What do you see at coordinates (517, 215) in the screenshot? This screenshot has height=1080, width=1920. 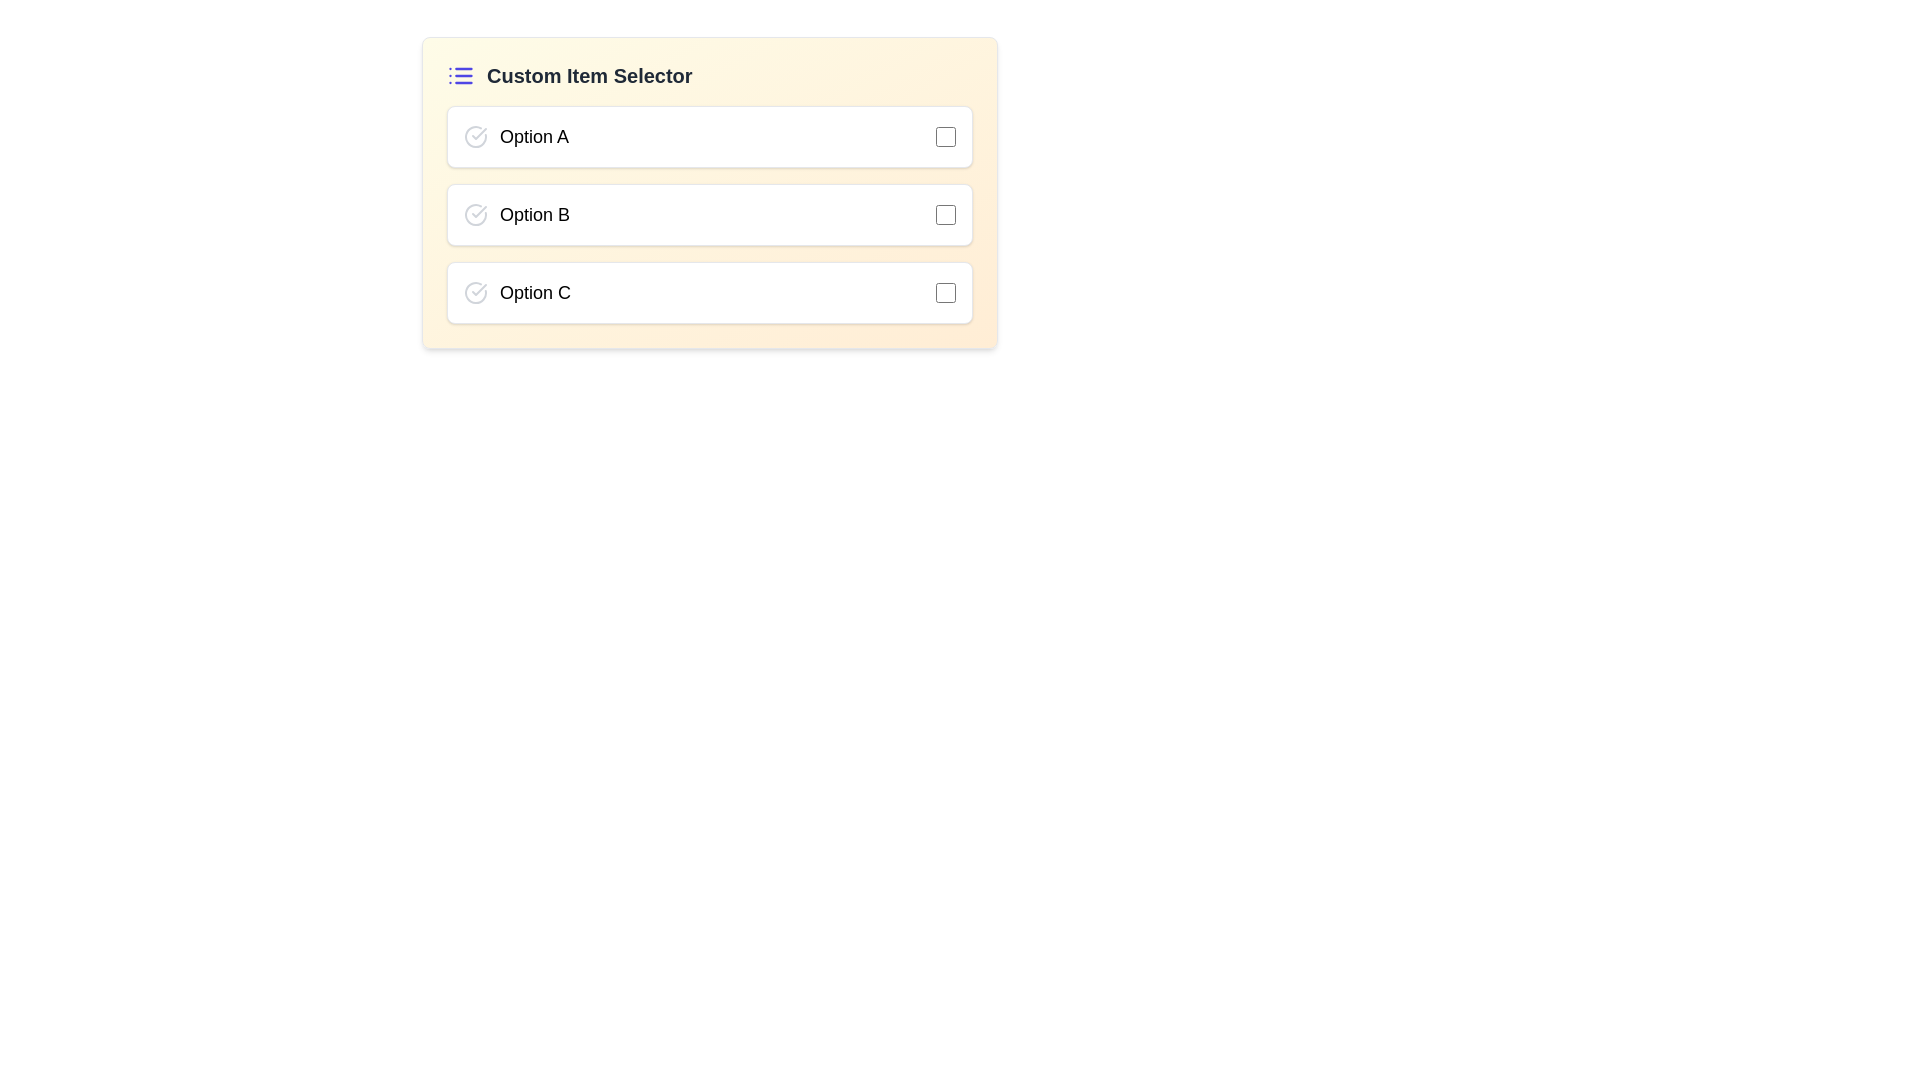 I see `the text label reading 'Option B', which is the second item in a vertical list of options under 'Custom Item Selector'` at bounding box center [517, 215].